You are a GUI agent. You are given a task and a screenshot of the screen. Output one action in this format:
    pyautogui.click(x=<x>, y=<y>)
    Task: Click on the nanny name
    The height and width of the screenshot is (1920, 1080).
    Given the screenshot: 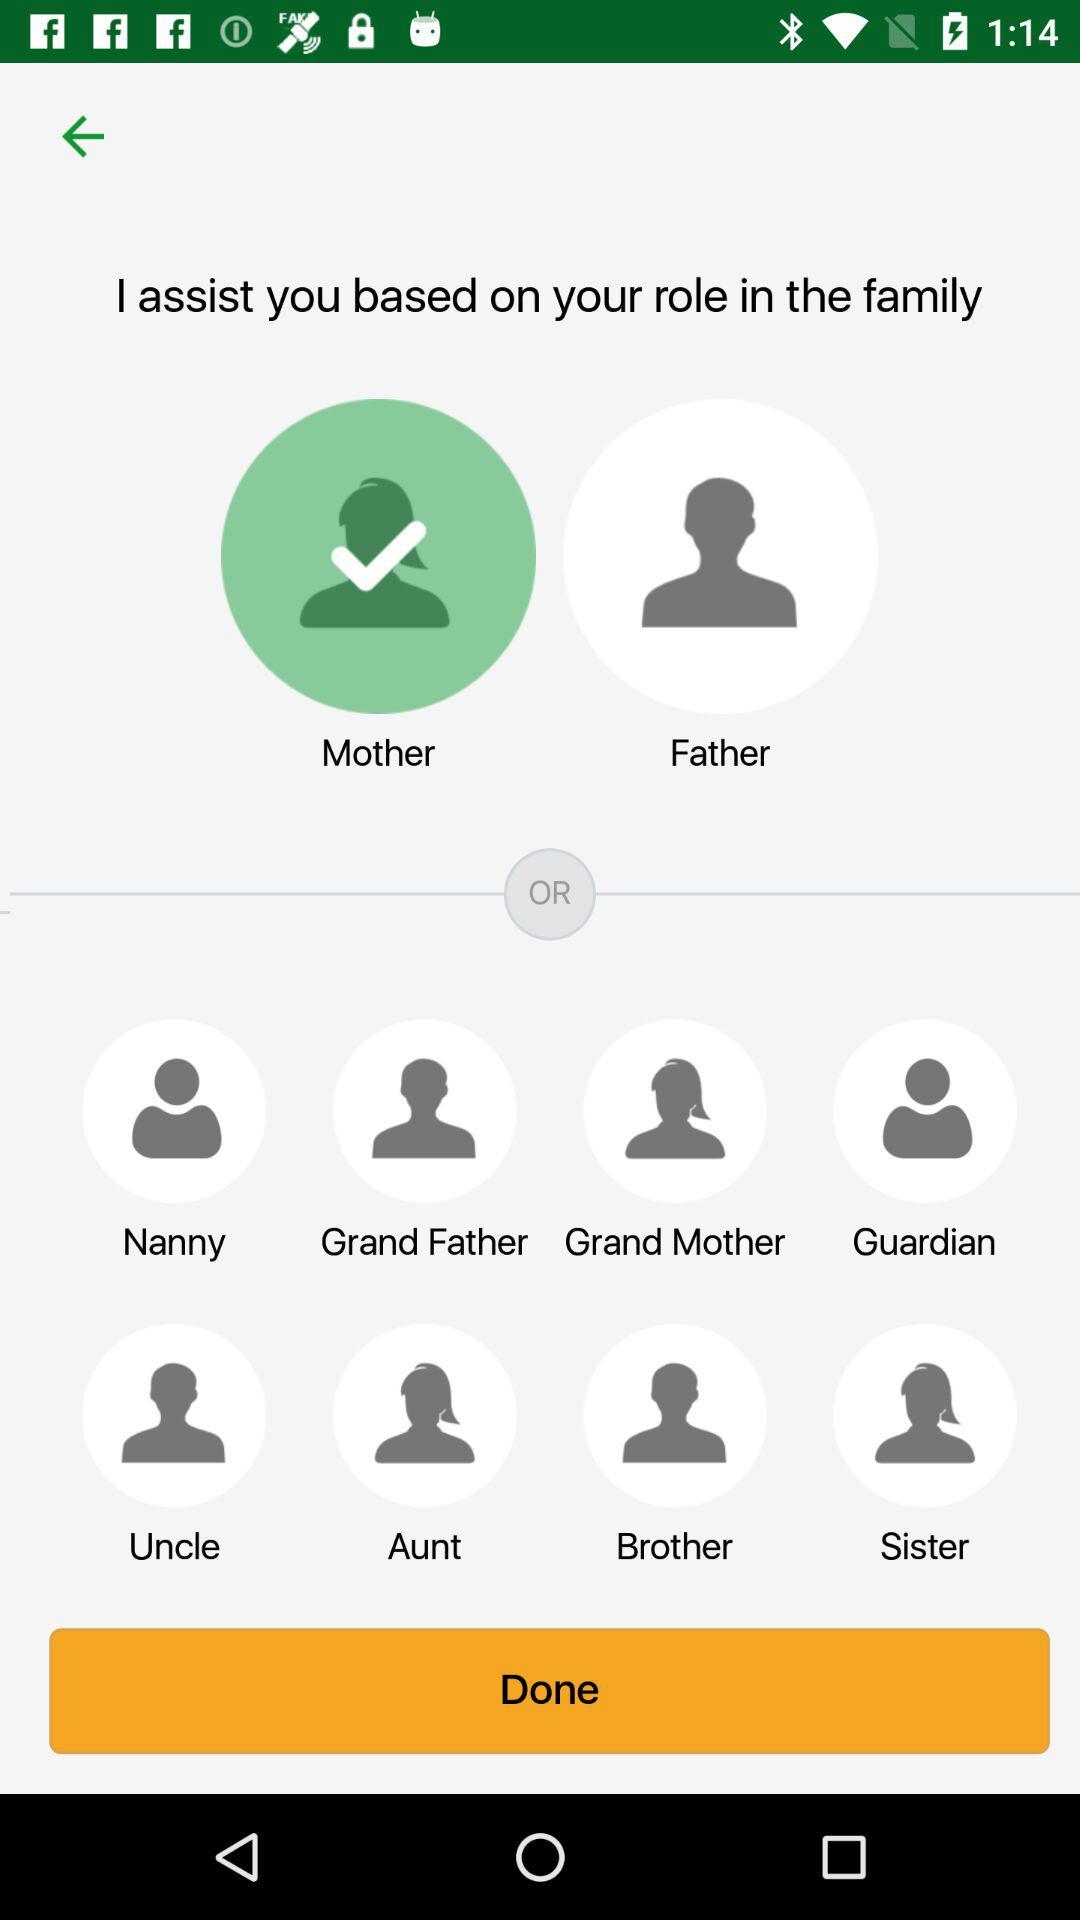 What is the action you would take?
    pyautogui.click(x=163, y=1110)
    